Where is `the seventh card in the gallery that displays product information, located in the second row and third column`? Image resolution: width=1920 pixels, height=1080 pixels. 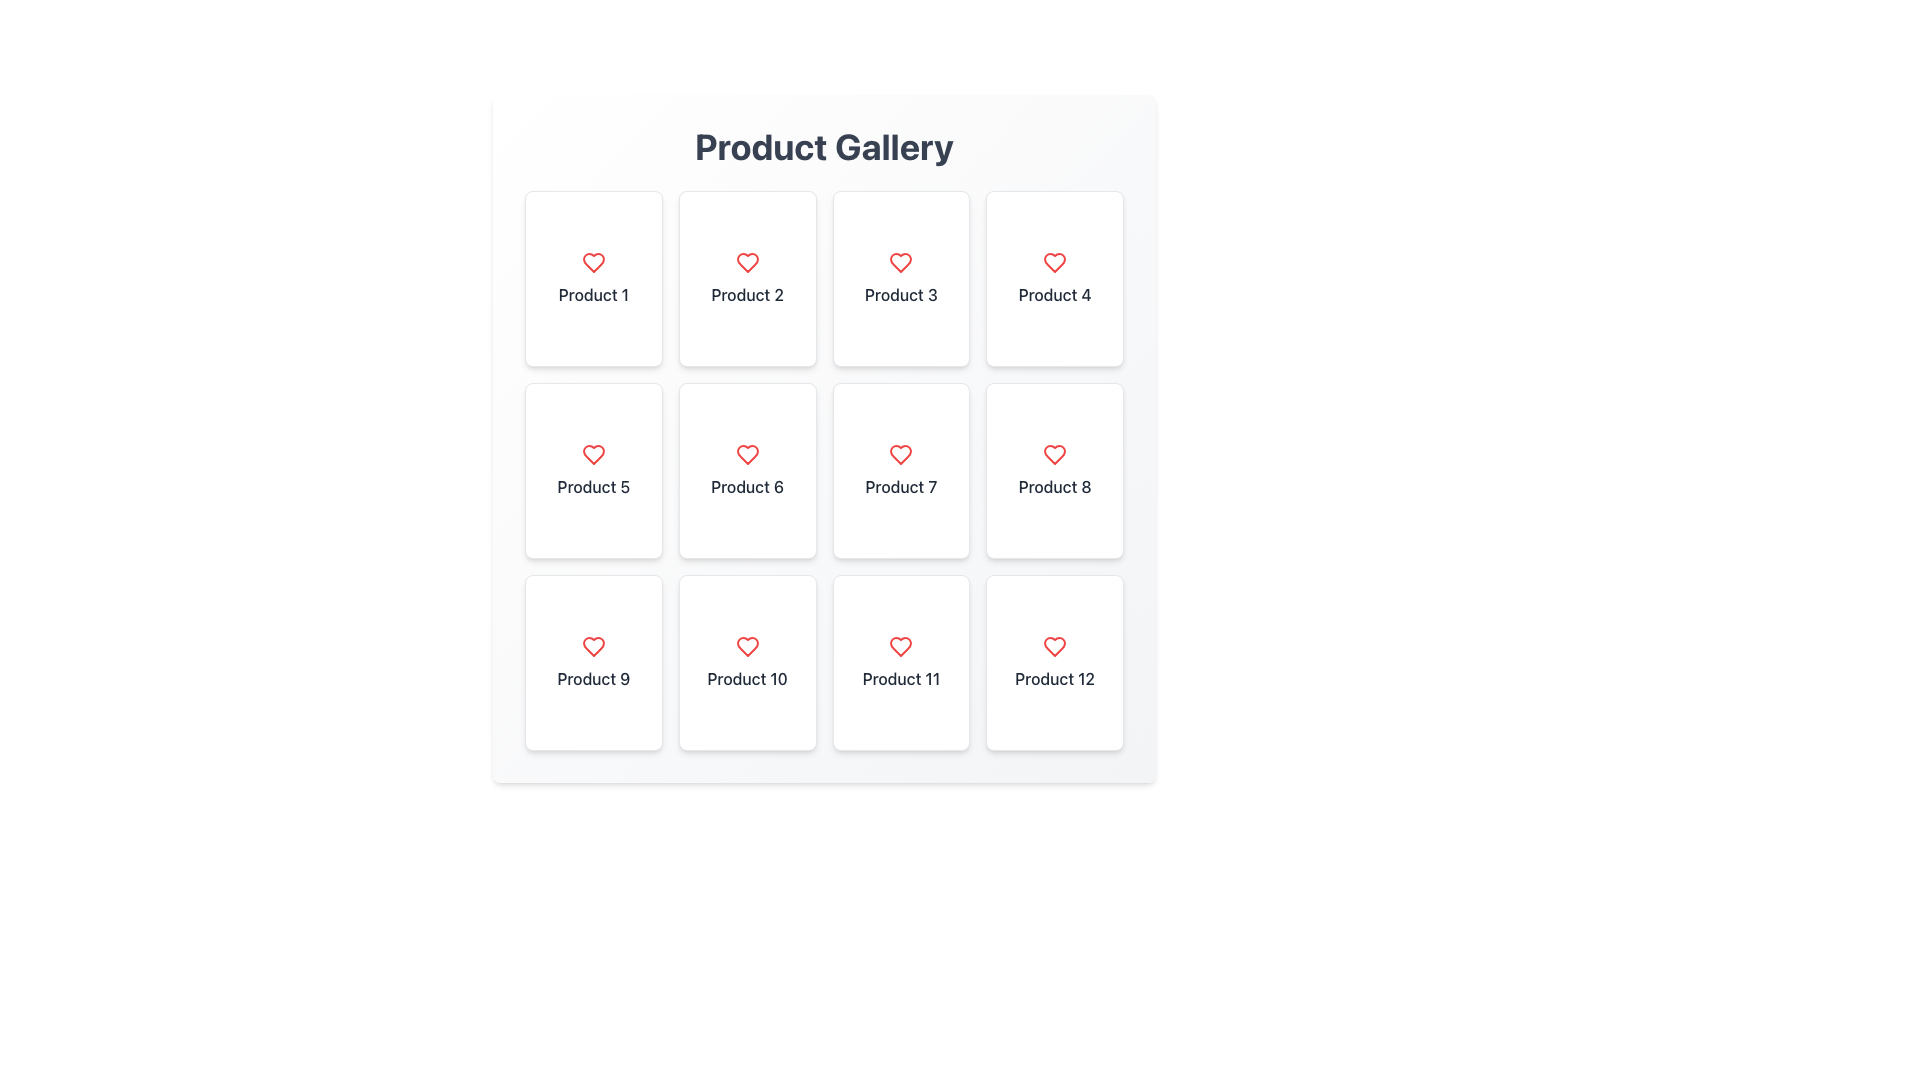
the seventh card in the gallery that displays product information, located in the second row and third column is located at coordinates (900, 470).